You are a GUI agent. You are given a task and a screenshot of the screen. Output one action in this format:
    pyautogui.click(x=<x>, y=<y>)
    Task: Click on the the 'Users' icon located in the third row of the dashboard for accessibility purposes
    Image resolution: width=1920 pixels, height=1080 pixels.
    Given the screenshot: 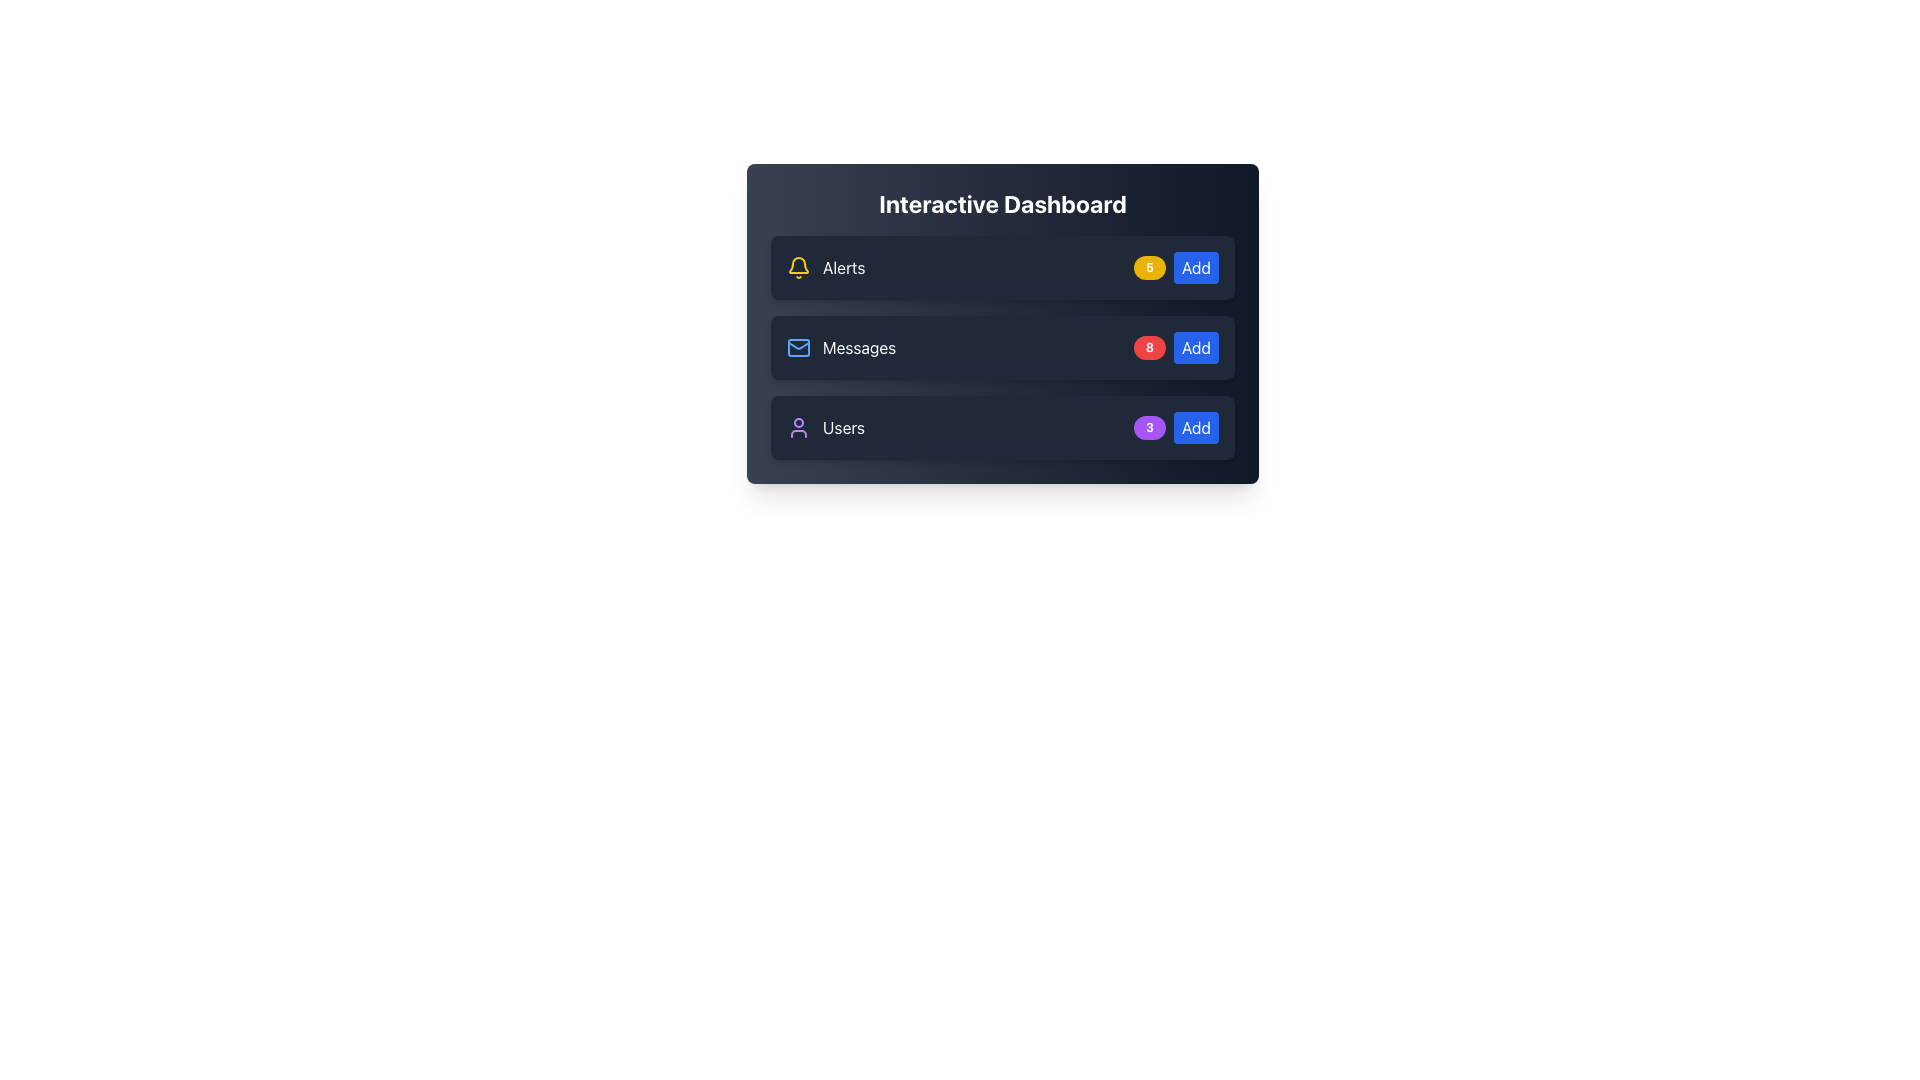 What is the action you would take?
    pyautogui.click(x=797, y=427)
    